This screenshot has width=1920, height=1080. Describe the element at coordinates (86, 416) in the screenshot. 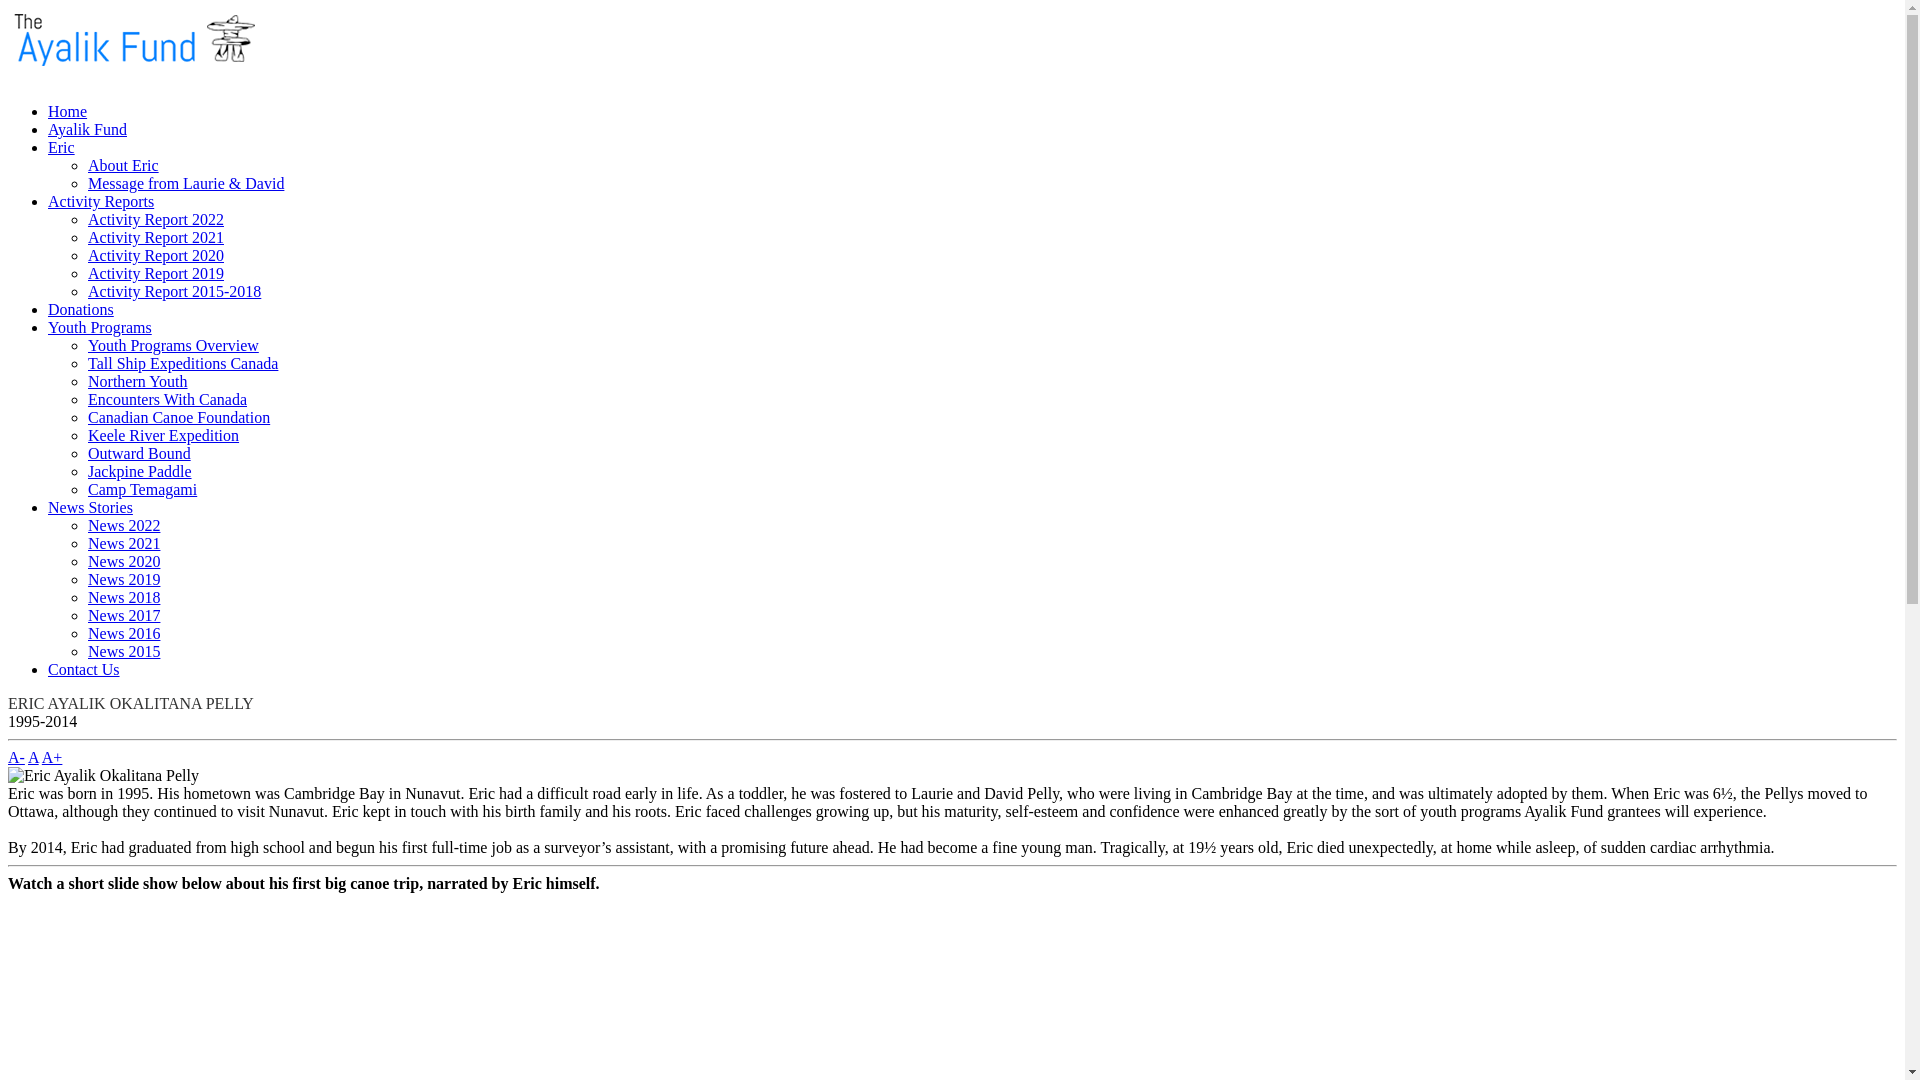

I see `'Canadian Canoe Foundation'` at that location.